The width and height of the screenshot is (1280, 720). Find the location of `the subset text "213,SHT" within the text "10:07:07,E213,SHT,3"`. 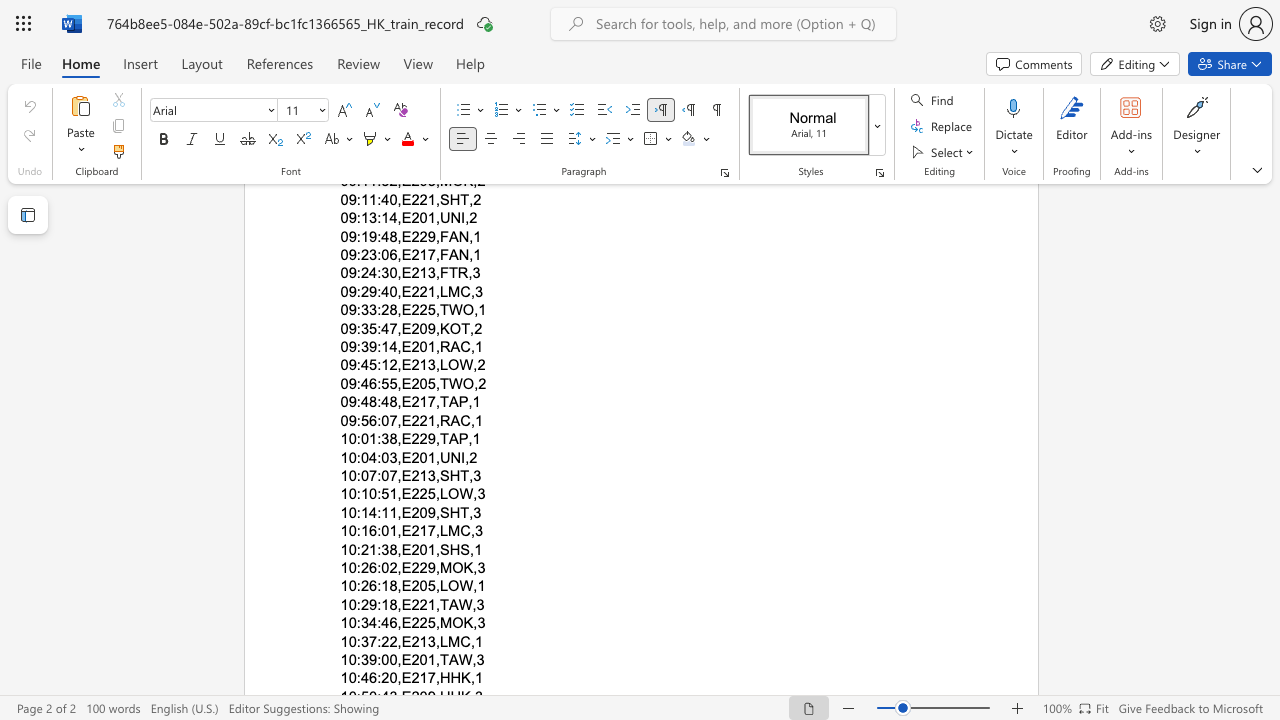

the subset text "213,SHT" within the text "10:07:07,E213,SHT,3" is located at coordinates (410, 475).